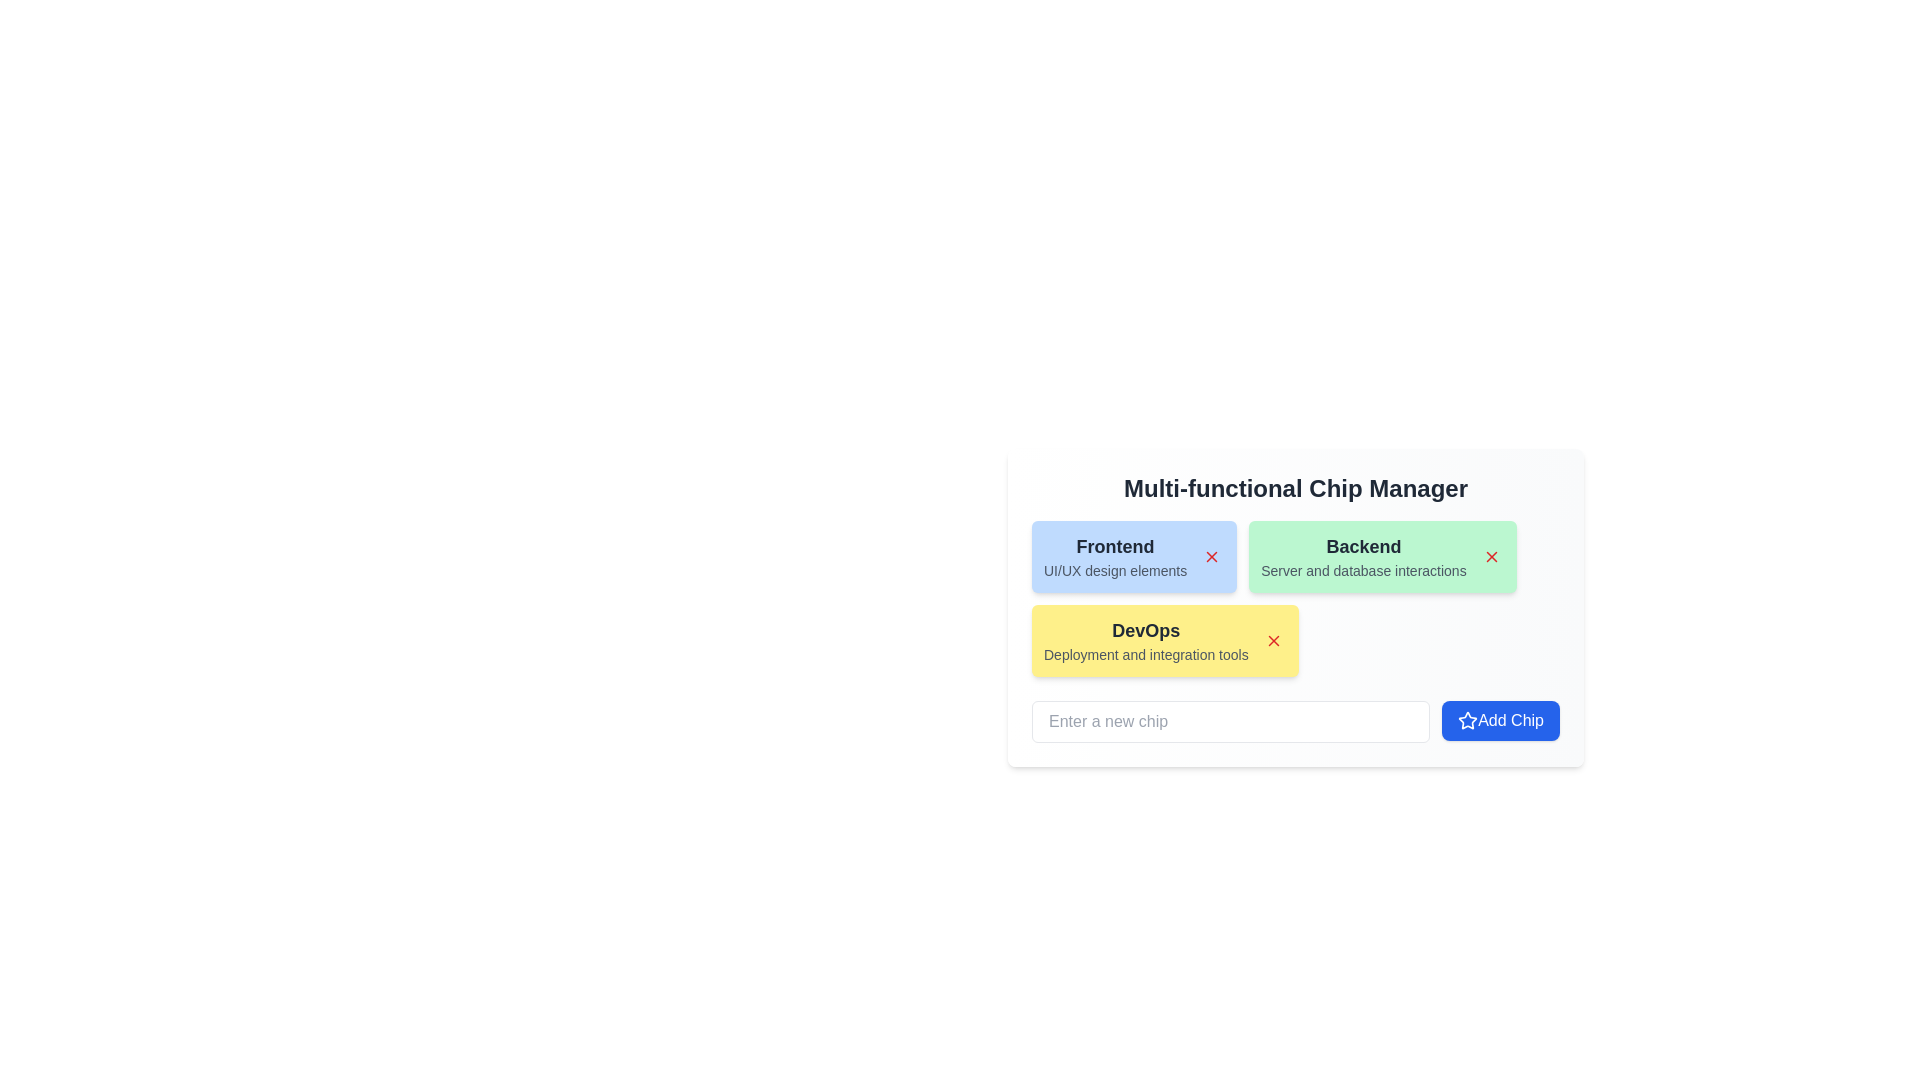  I want to click on the 'X' icon on the 'DevOps' chip, so click(1296, 607).